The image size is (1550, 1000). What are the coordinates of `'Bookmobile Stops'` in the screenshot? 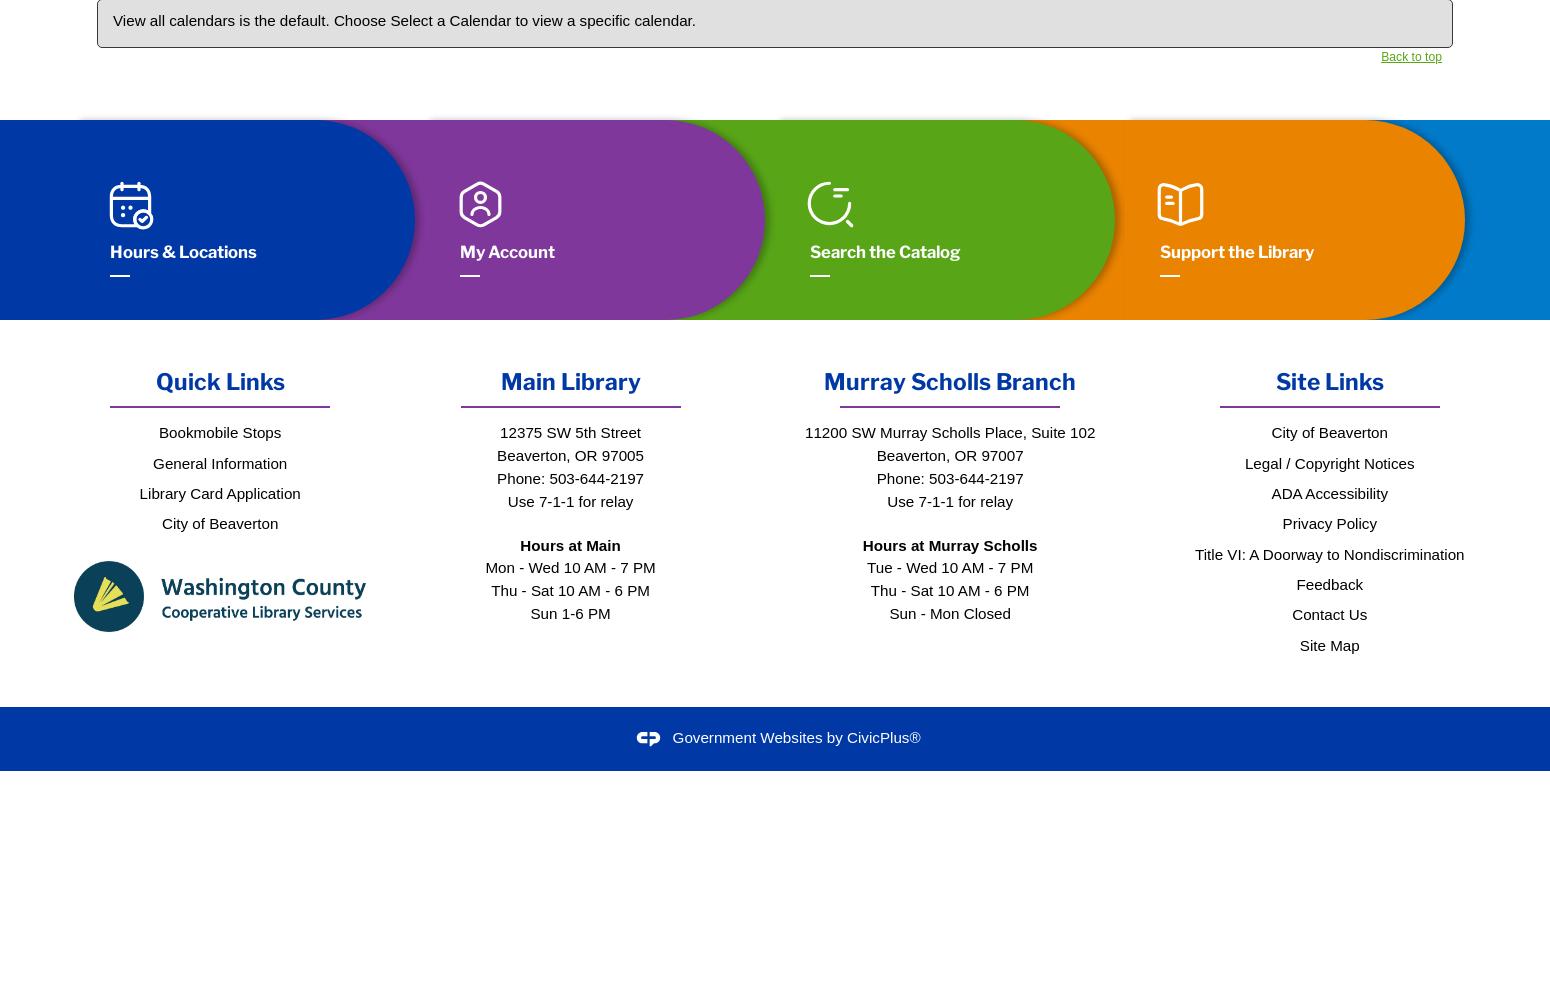 It's located at (218, 432).